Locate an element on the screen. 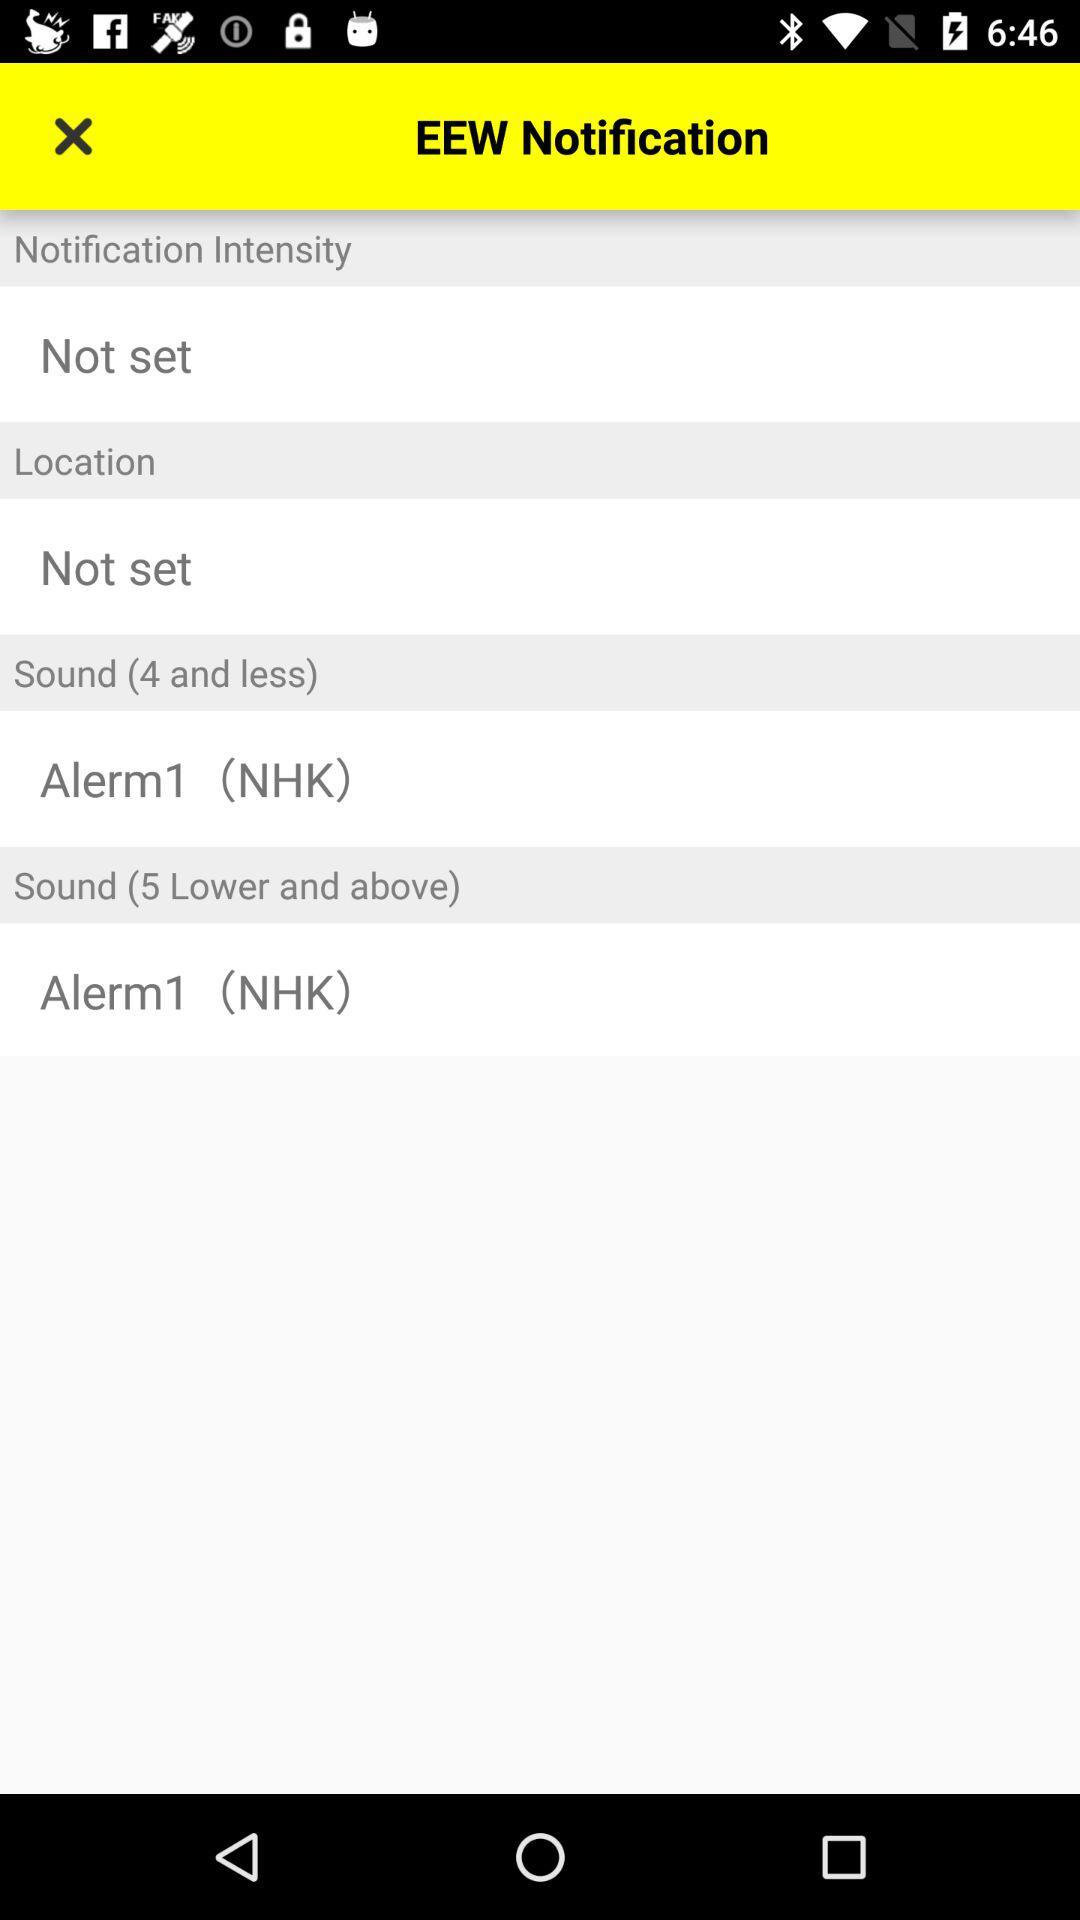  the sound 5 lower icon is located at coordinates (540, 883).